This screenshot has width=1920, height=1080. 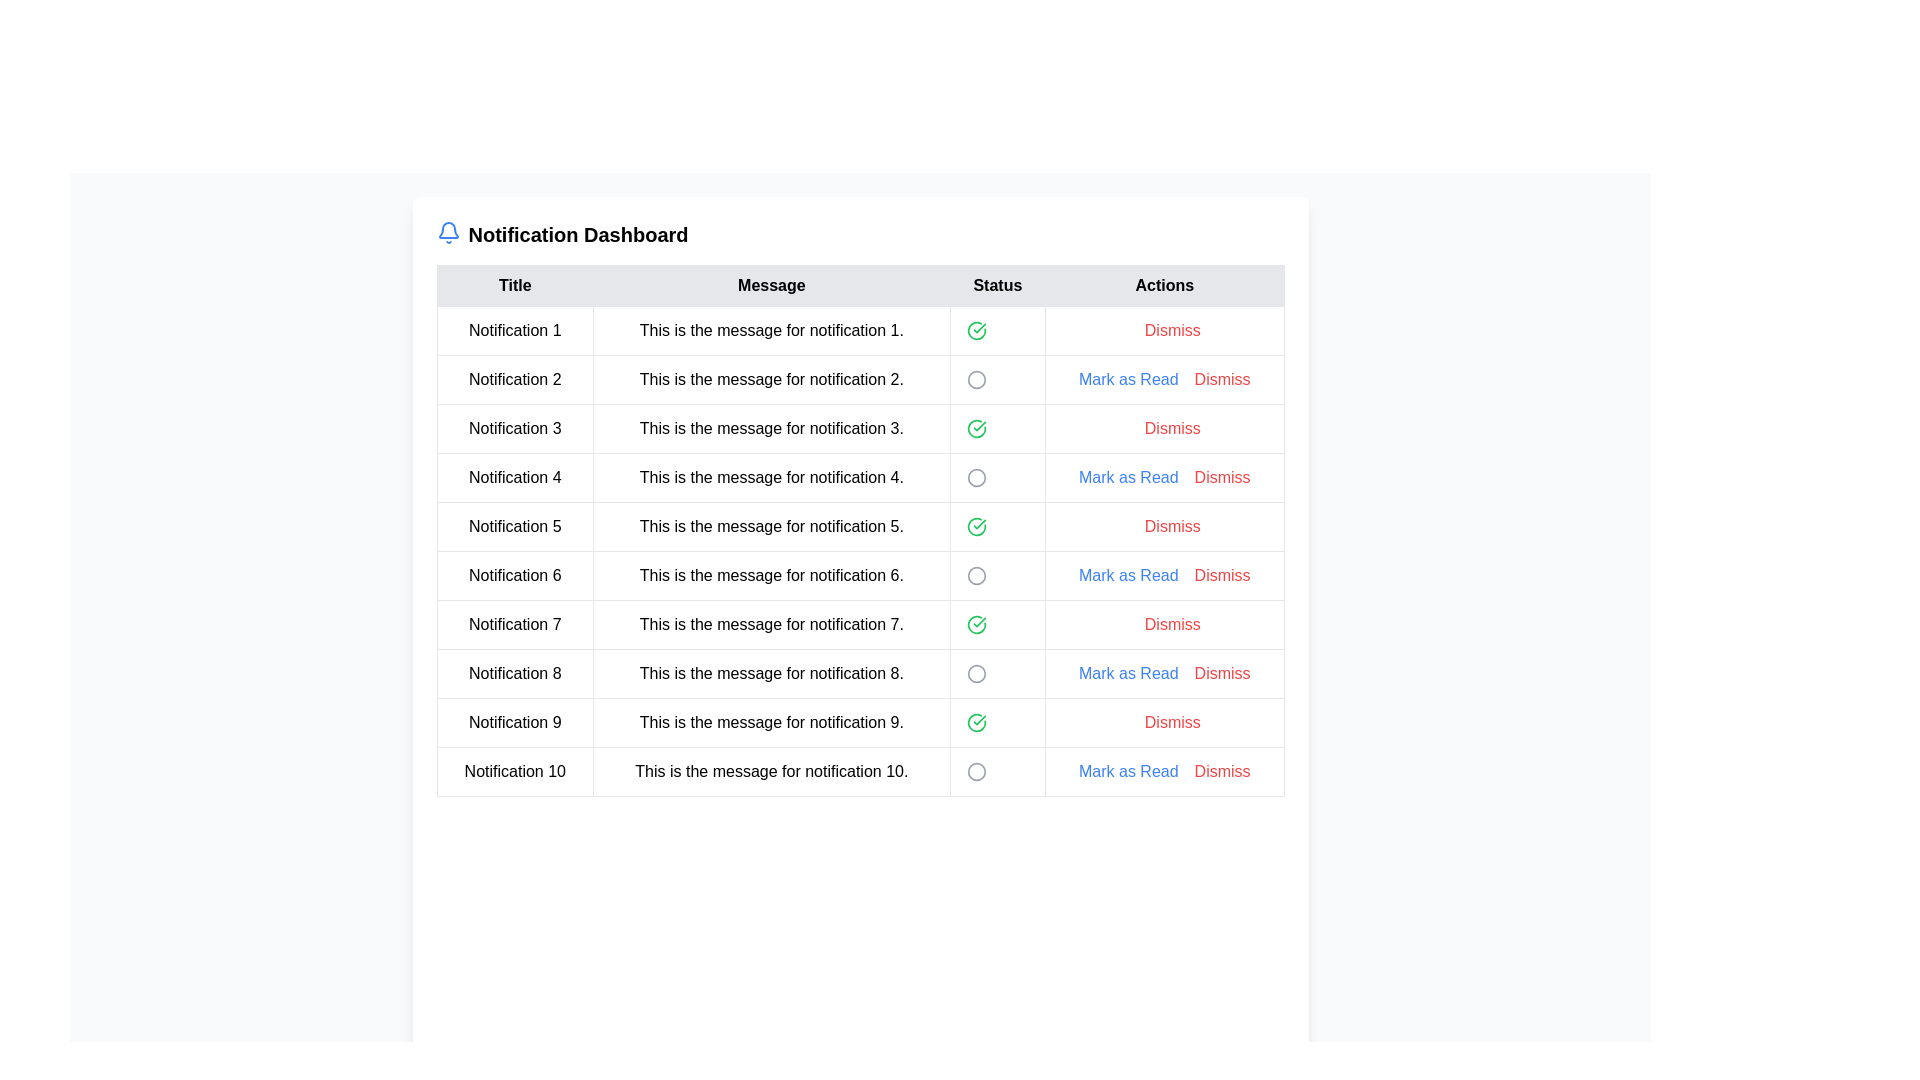 What do you see at coordinates (515, 526) in the screenshot?
I see `the title text label of the fifth notification in the Notification Dashboard table, located in the first column under the 'Title' header` at bounding box center [515, 526].